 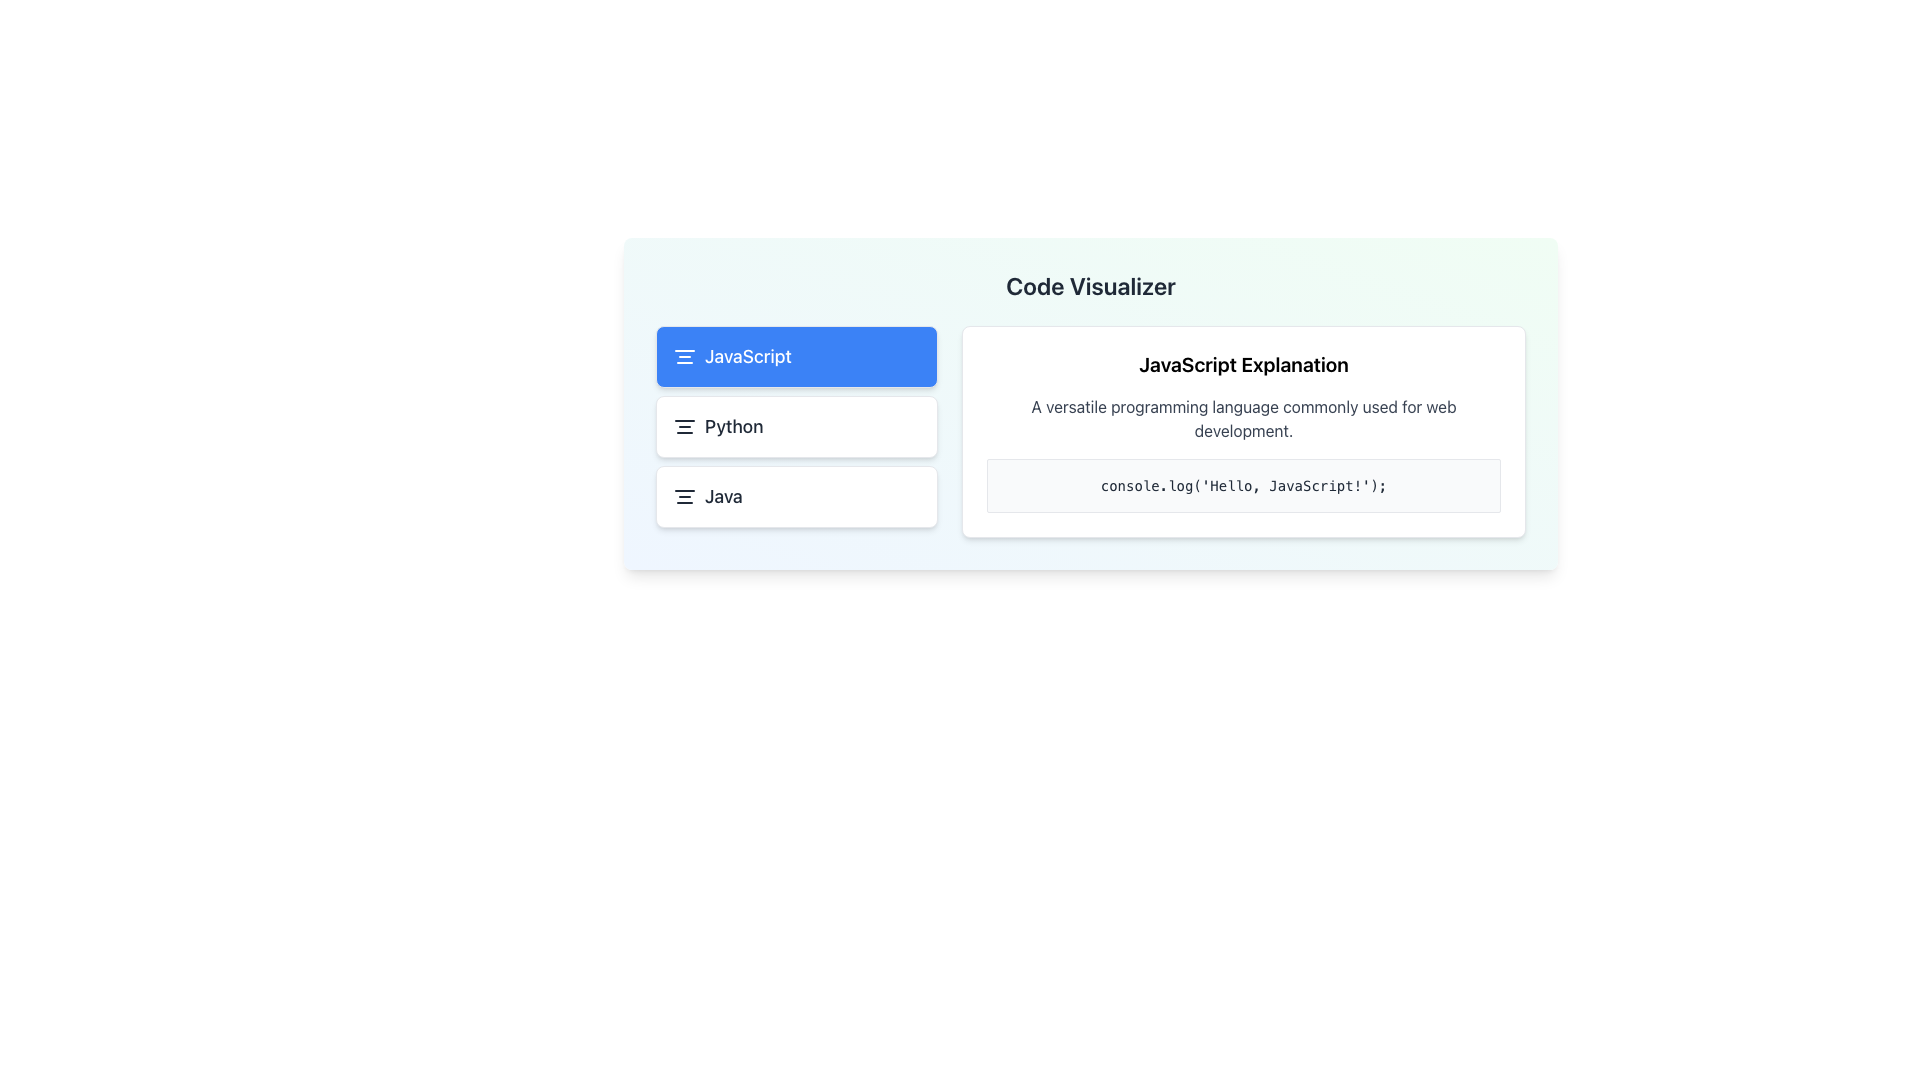 What do you see at coordinates (685, 496) in the screenshot?
I see `the icon resembling three horizontal lines, which is styled in a minimalist outline design and is located to the left of the 'Java' text in a vertically aligned list of items` at bounding box center [685, 496].